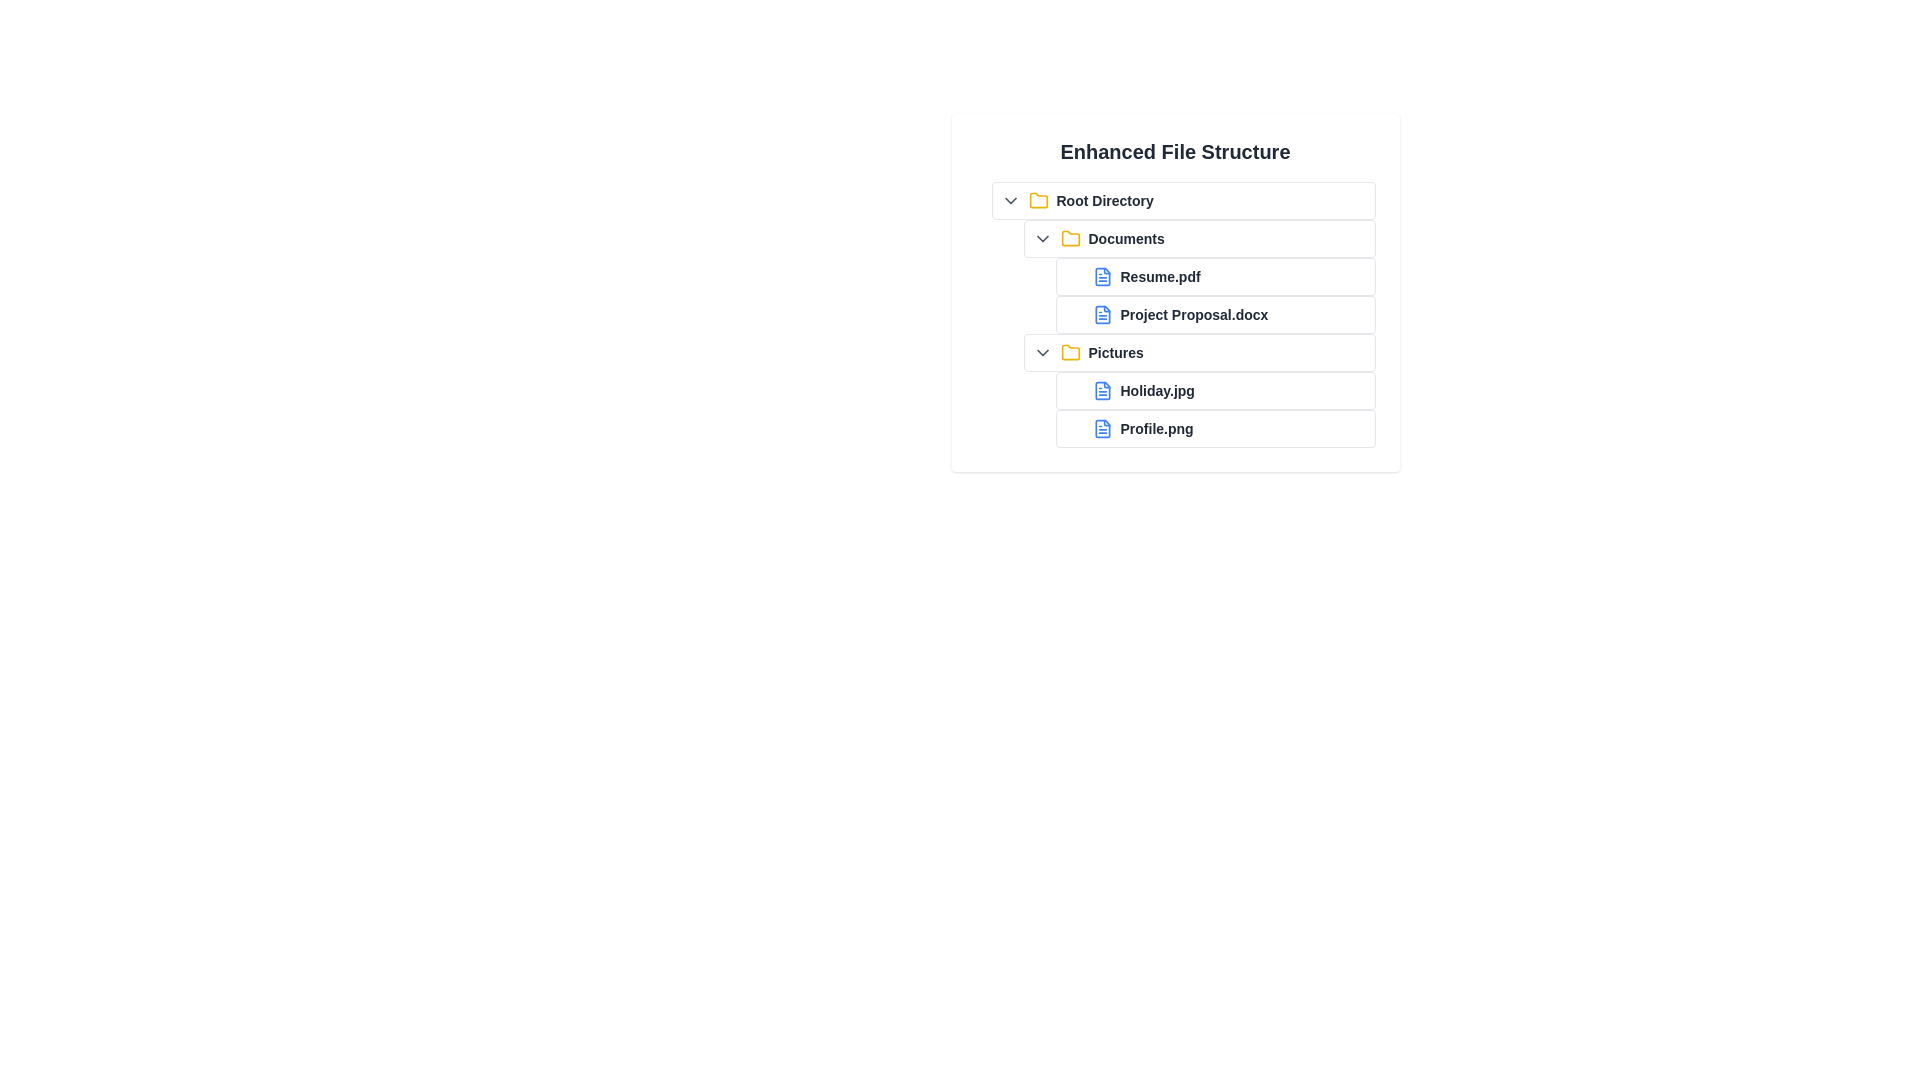  Describe the element at coordinates (1194, 315) in the screenshot. I see `the second textual label in the file list representing the file 'Project Proposal.docx'` at that location.